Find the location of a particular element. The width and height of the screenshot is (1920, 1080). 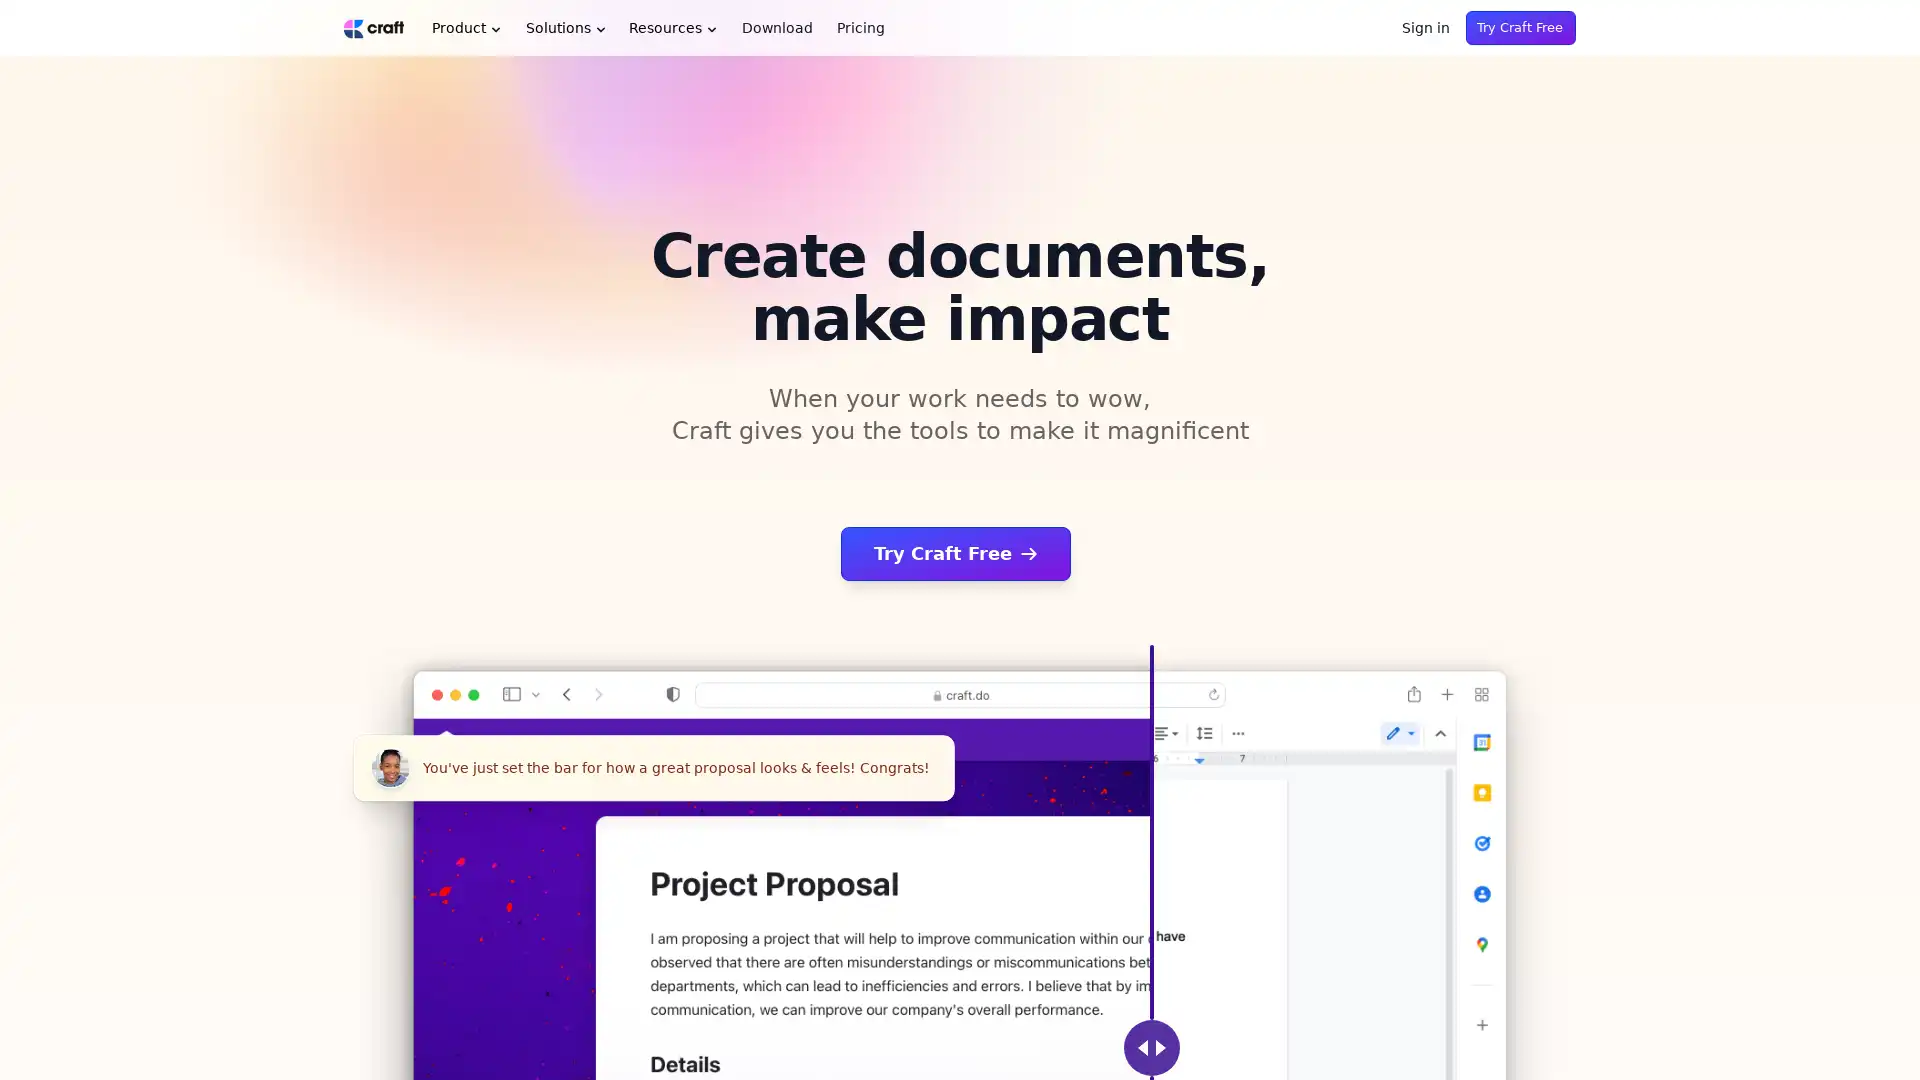

Product is located at coordinates (464, 27).